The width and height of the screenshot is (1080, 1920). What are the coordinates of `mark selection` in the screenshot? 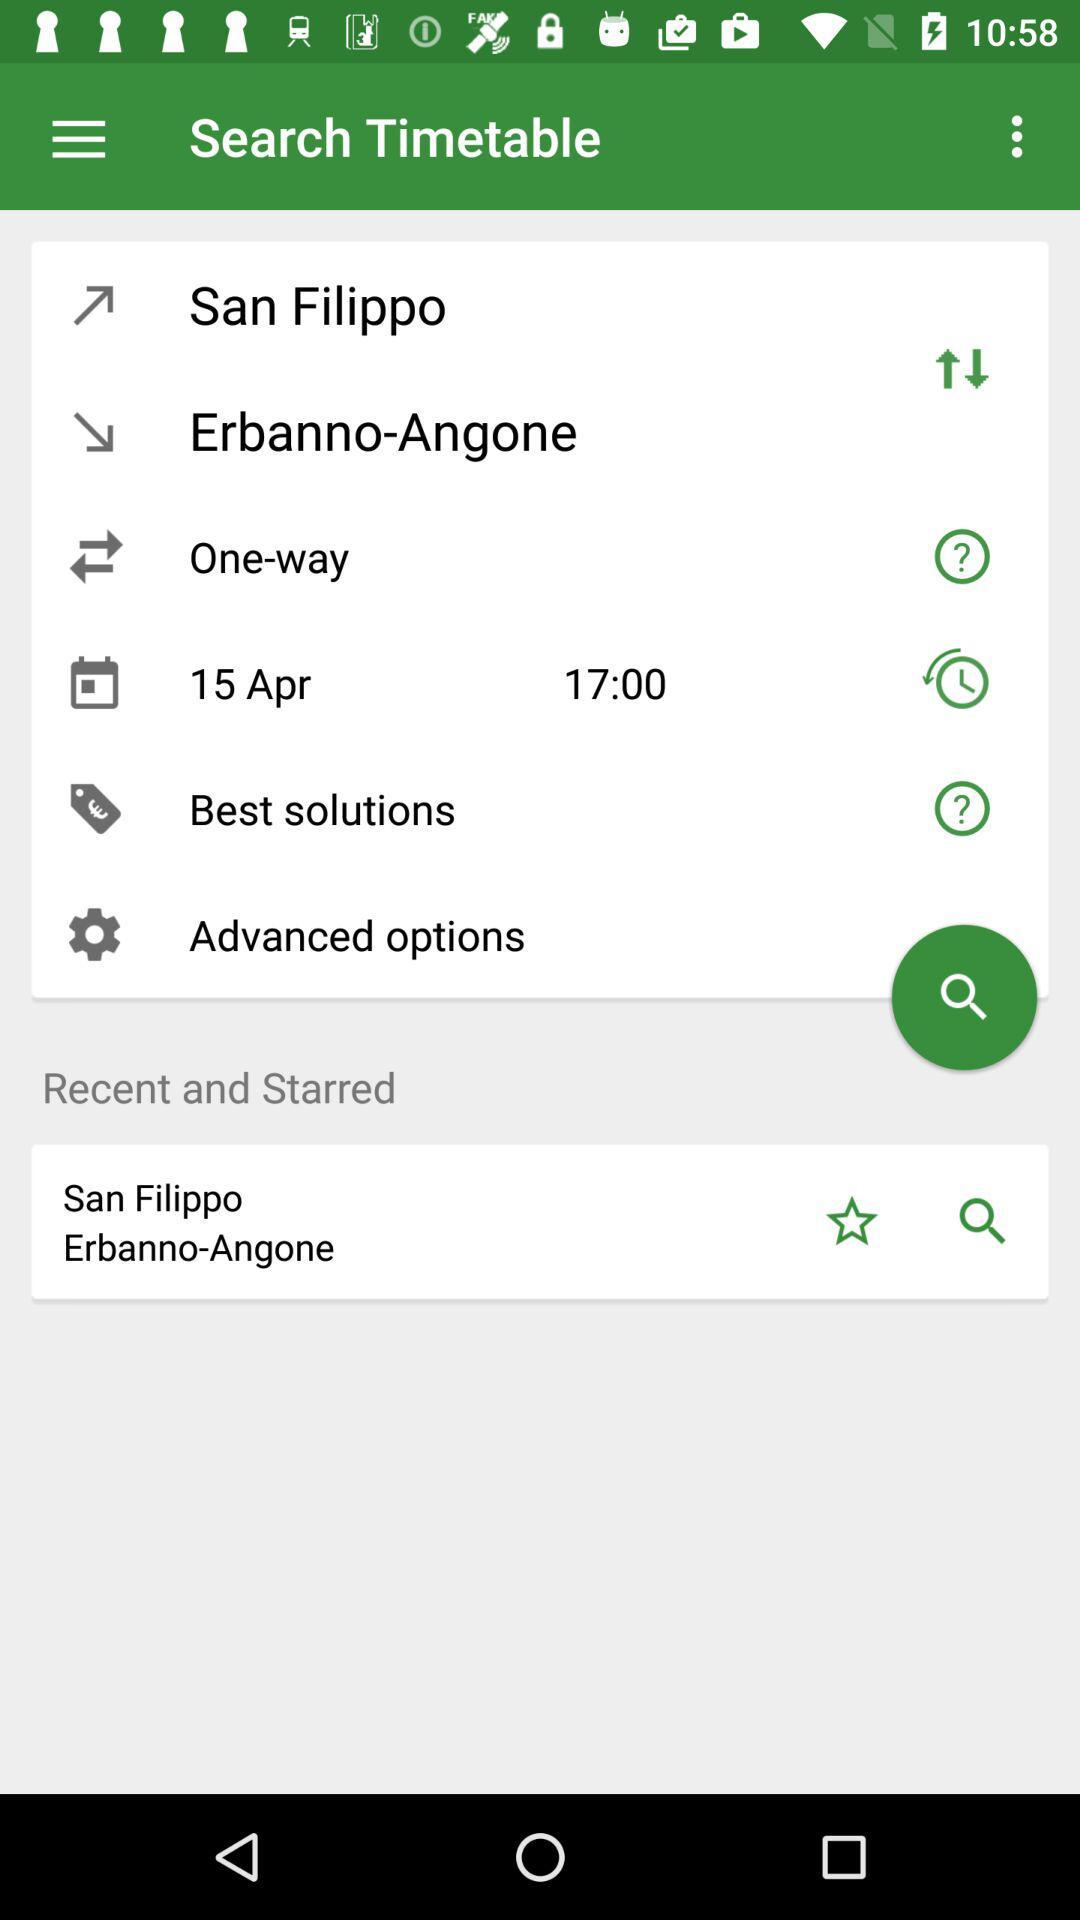 It's located at (851, 1220).